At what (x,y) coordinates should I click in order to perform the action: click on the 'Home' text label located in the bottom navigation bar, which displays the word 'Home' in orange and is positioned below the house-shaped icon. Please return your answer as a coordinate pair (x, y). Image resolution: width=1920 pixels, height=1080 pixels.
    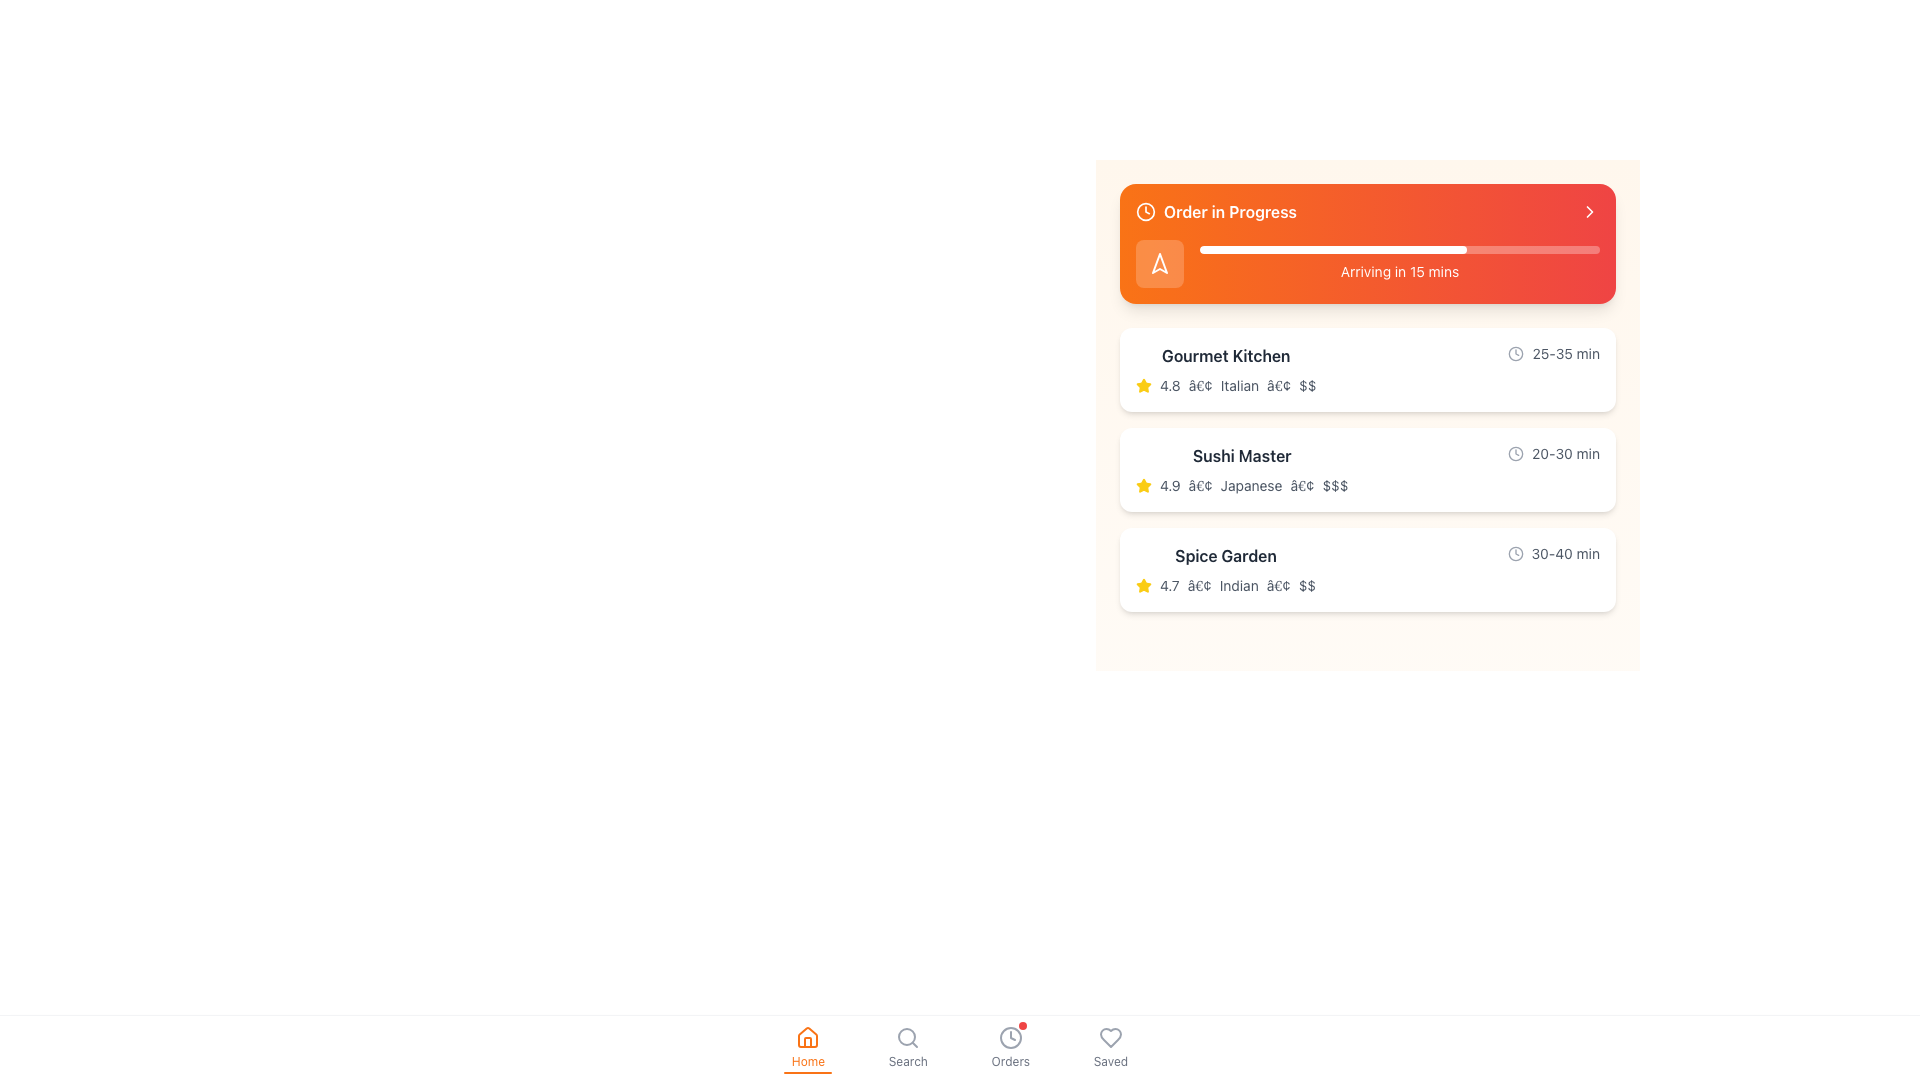
    Looking at the image, I should click on (808, 1060).